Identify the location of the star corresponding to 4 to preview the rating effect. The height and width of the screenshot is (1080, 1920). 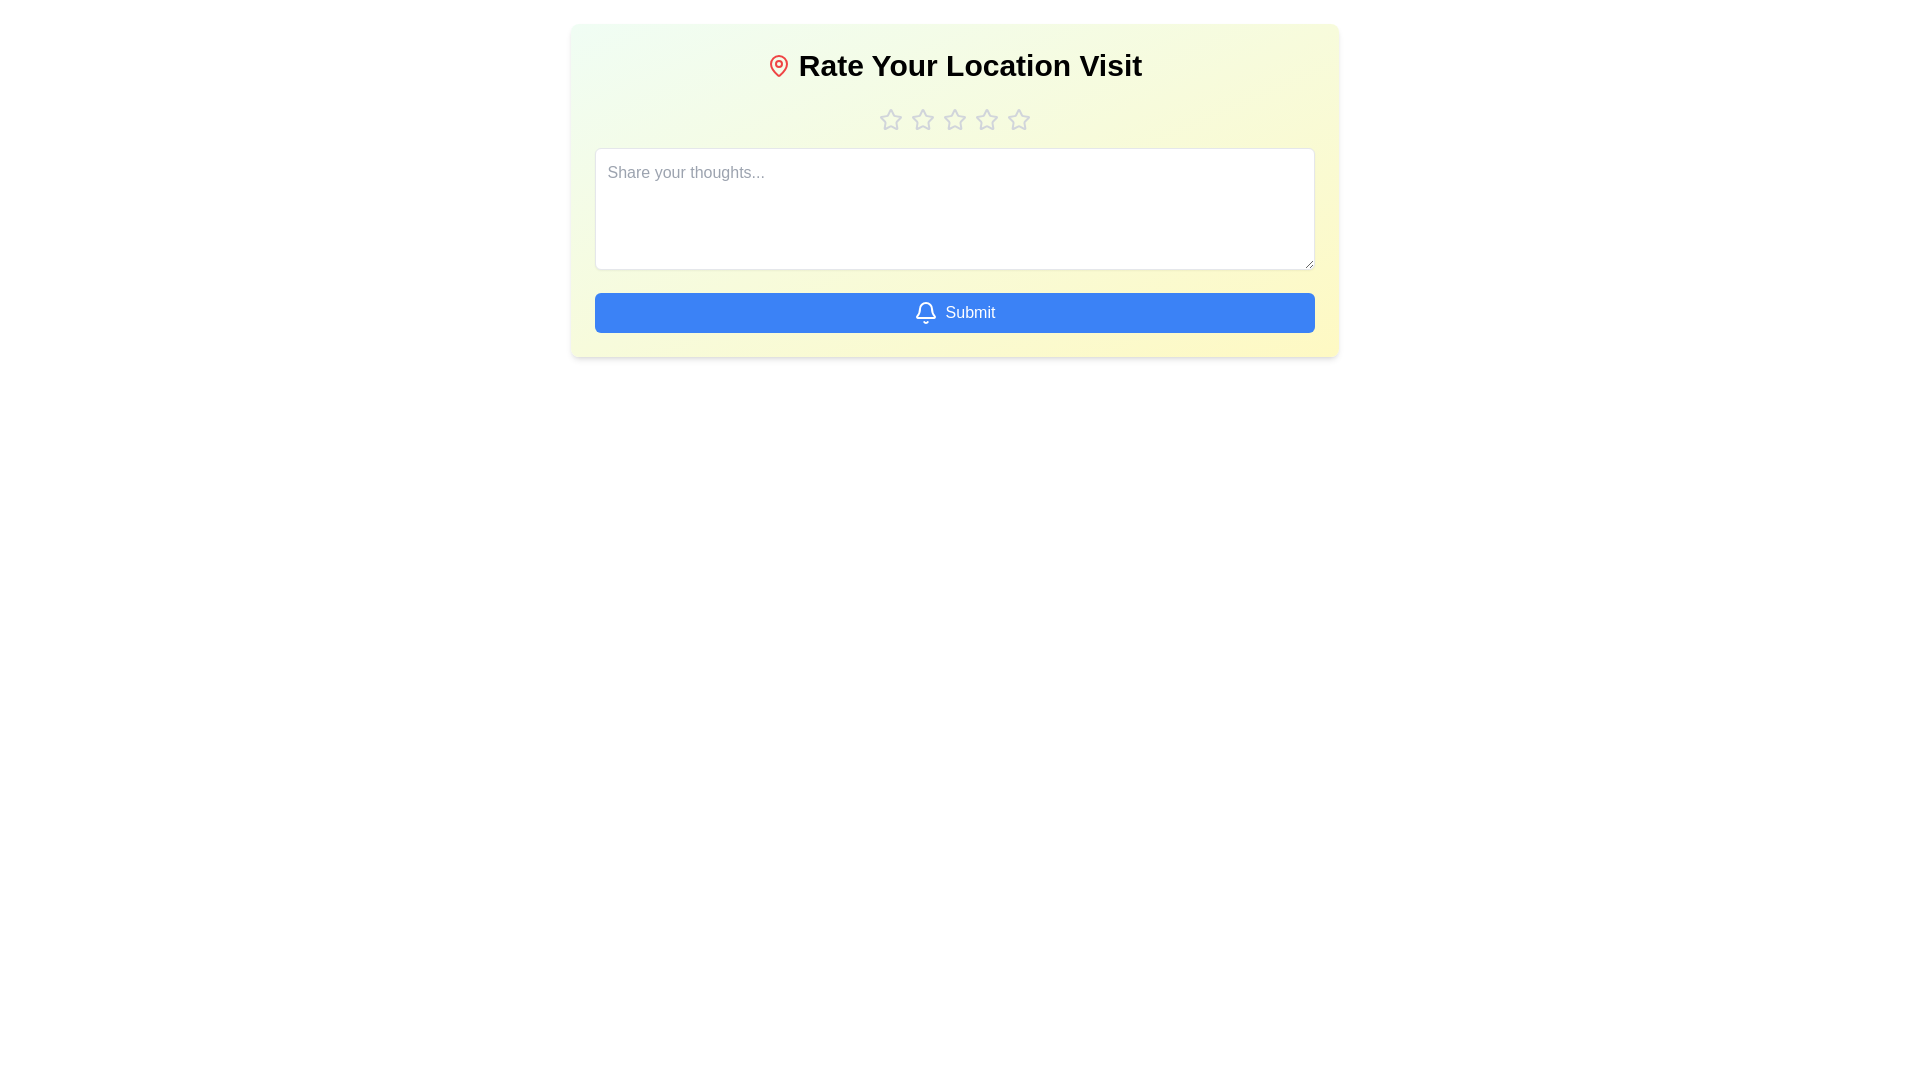
(986, 119).